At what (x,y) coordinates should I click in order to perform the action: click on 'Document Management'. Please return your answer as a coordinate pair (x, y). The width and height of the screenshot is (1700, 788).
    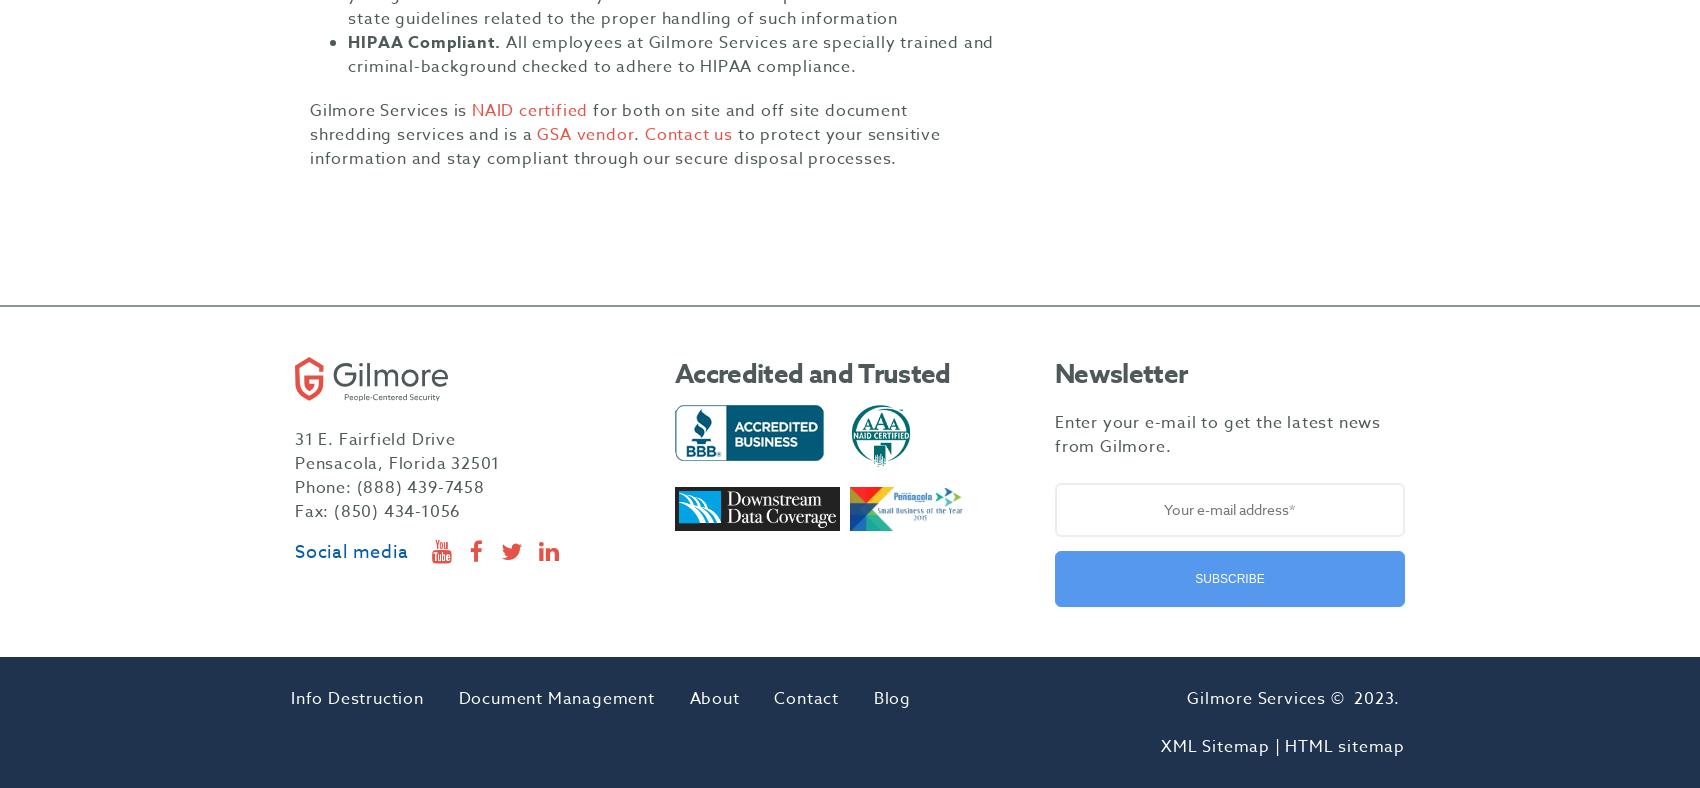
    Looking at the image, I should click on (555, 699).